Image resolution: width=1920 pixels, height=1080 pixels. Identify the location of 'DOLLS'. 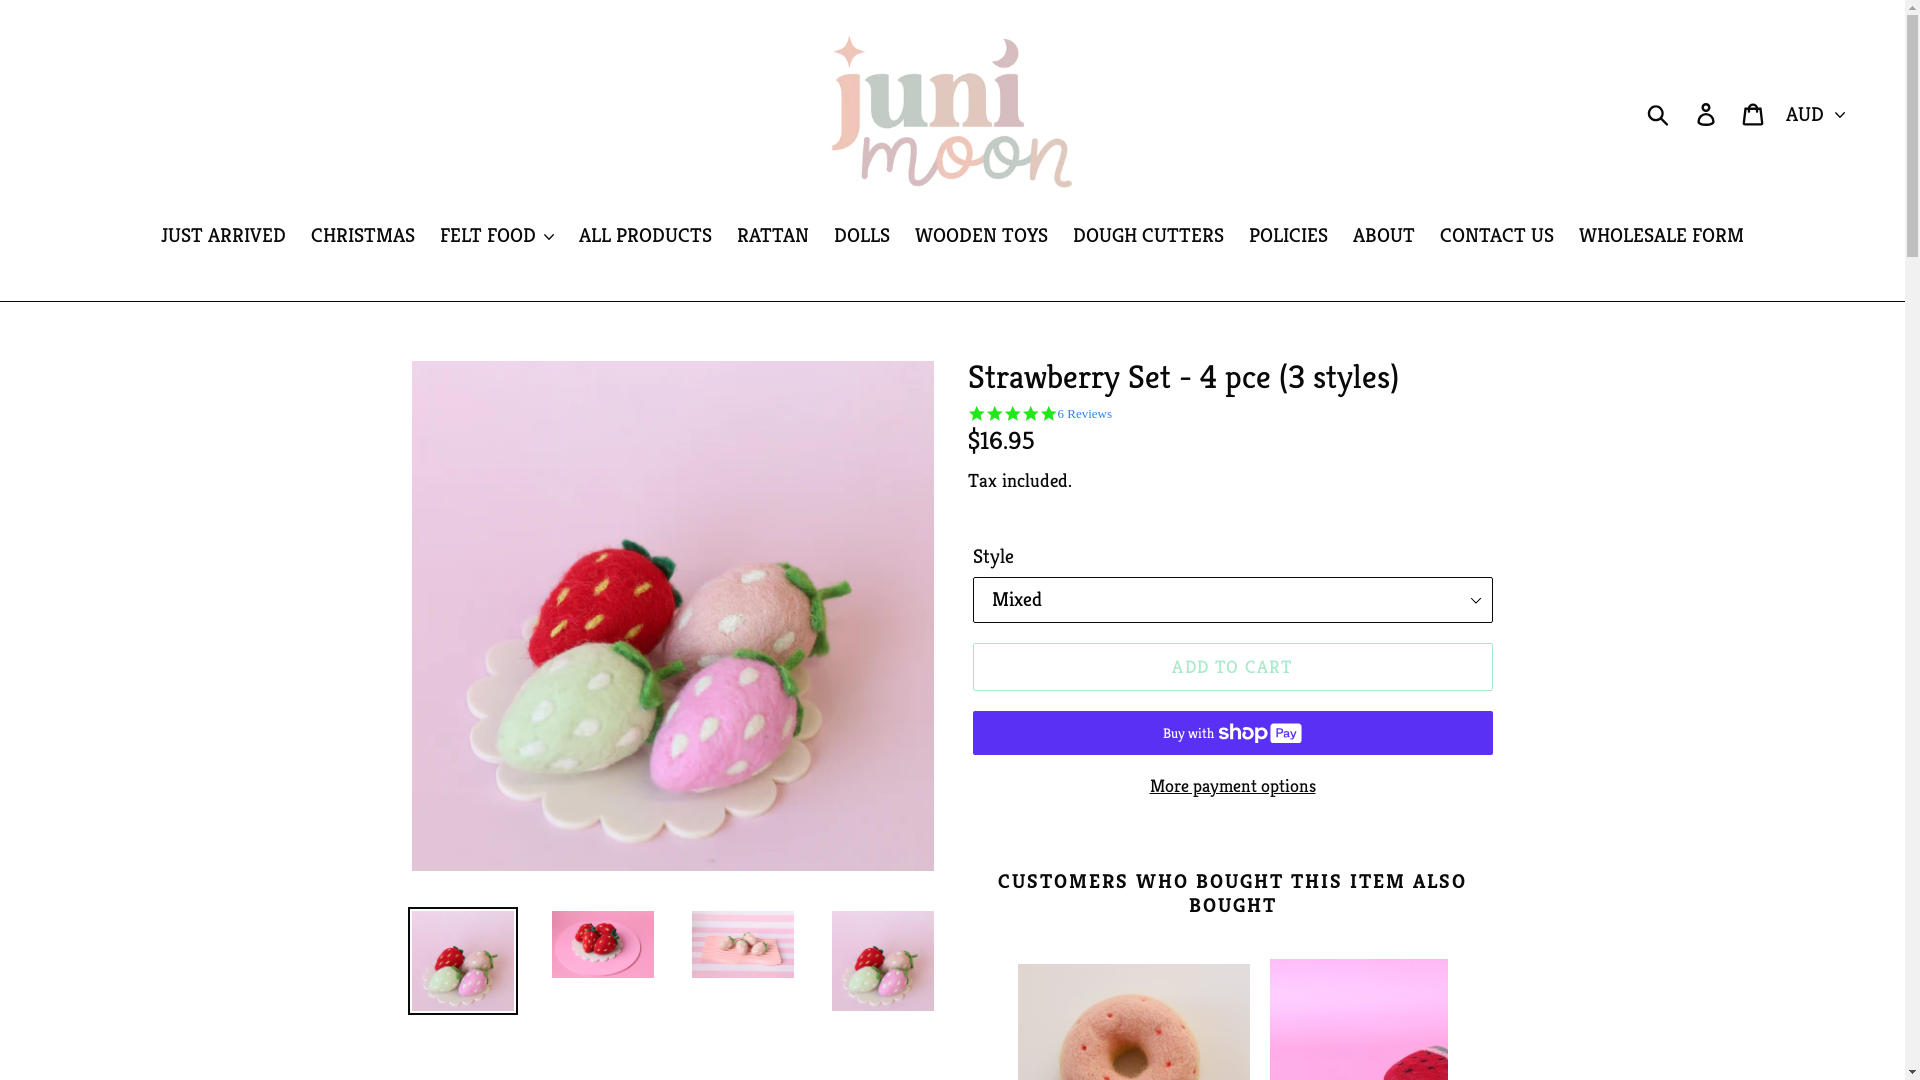
(862, 236).